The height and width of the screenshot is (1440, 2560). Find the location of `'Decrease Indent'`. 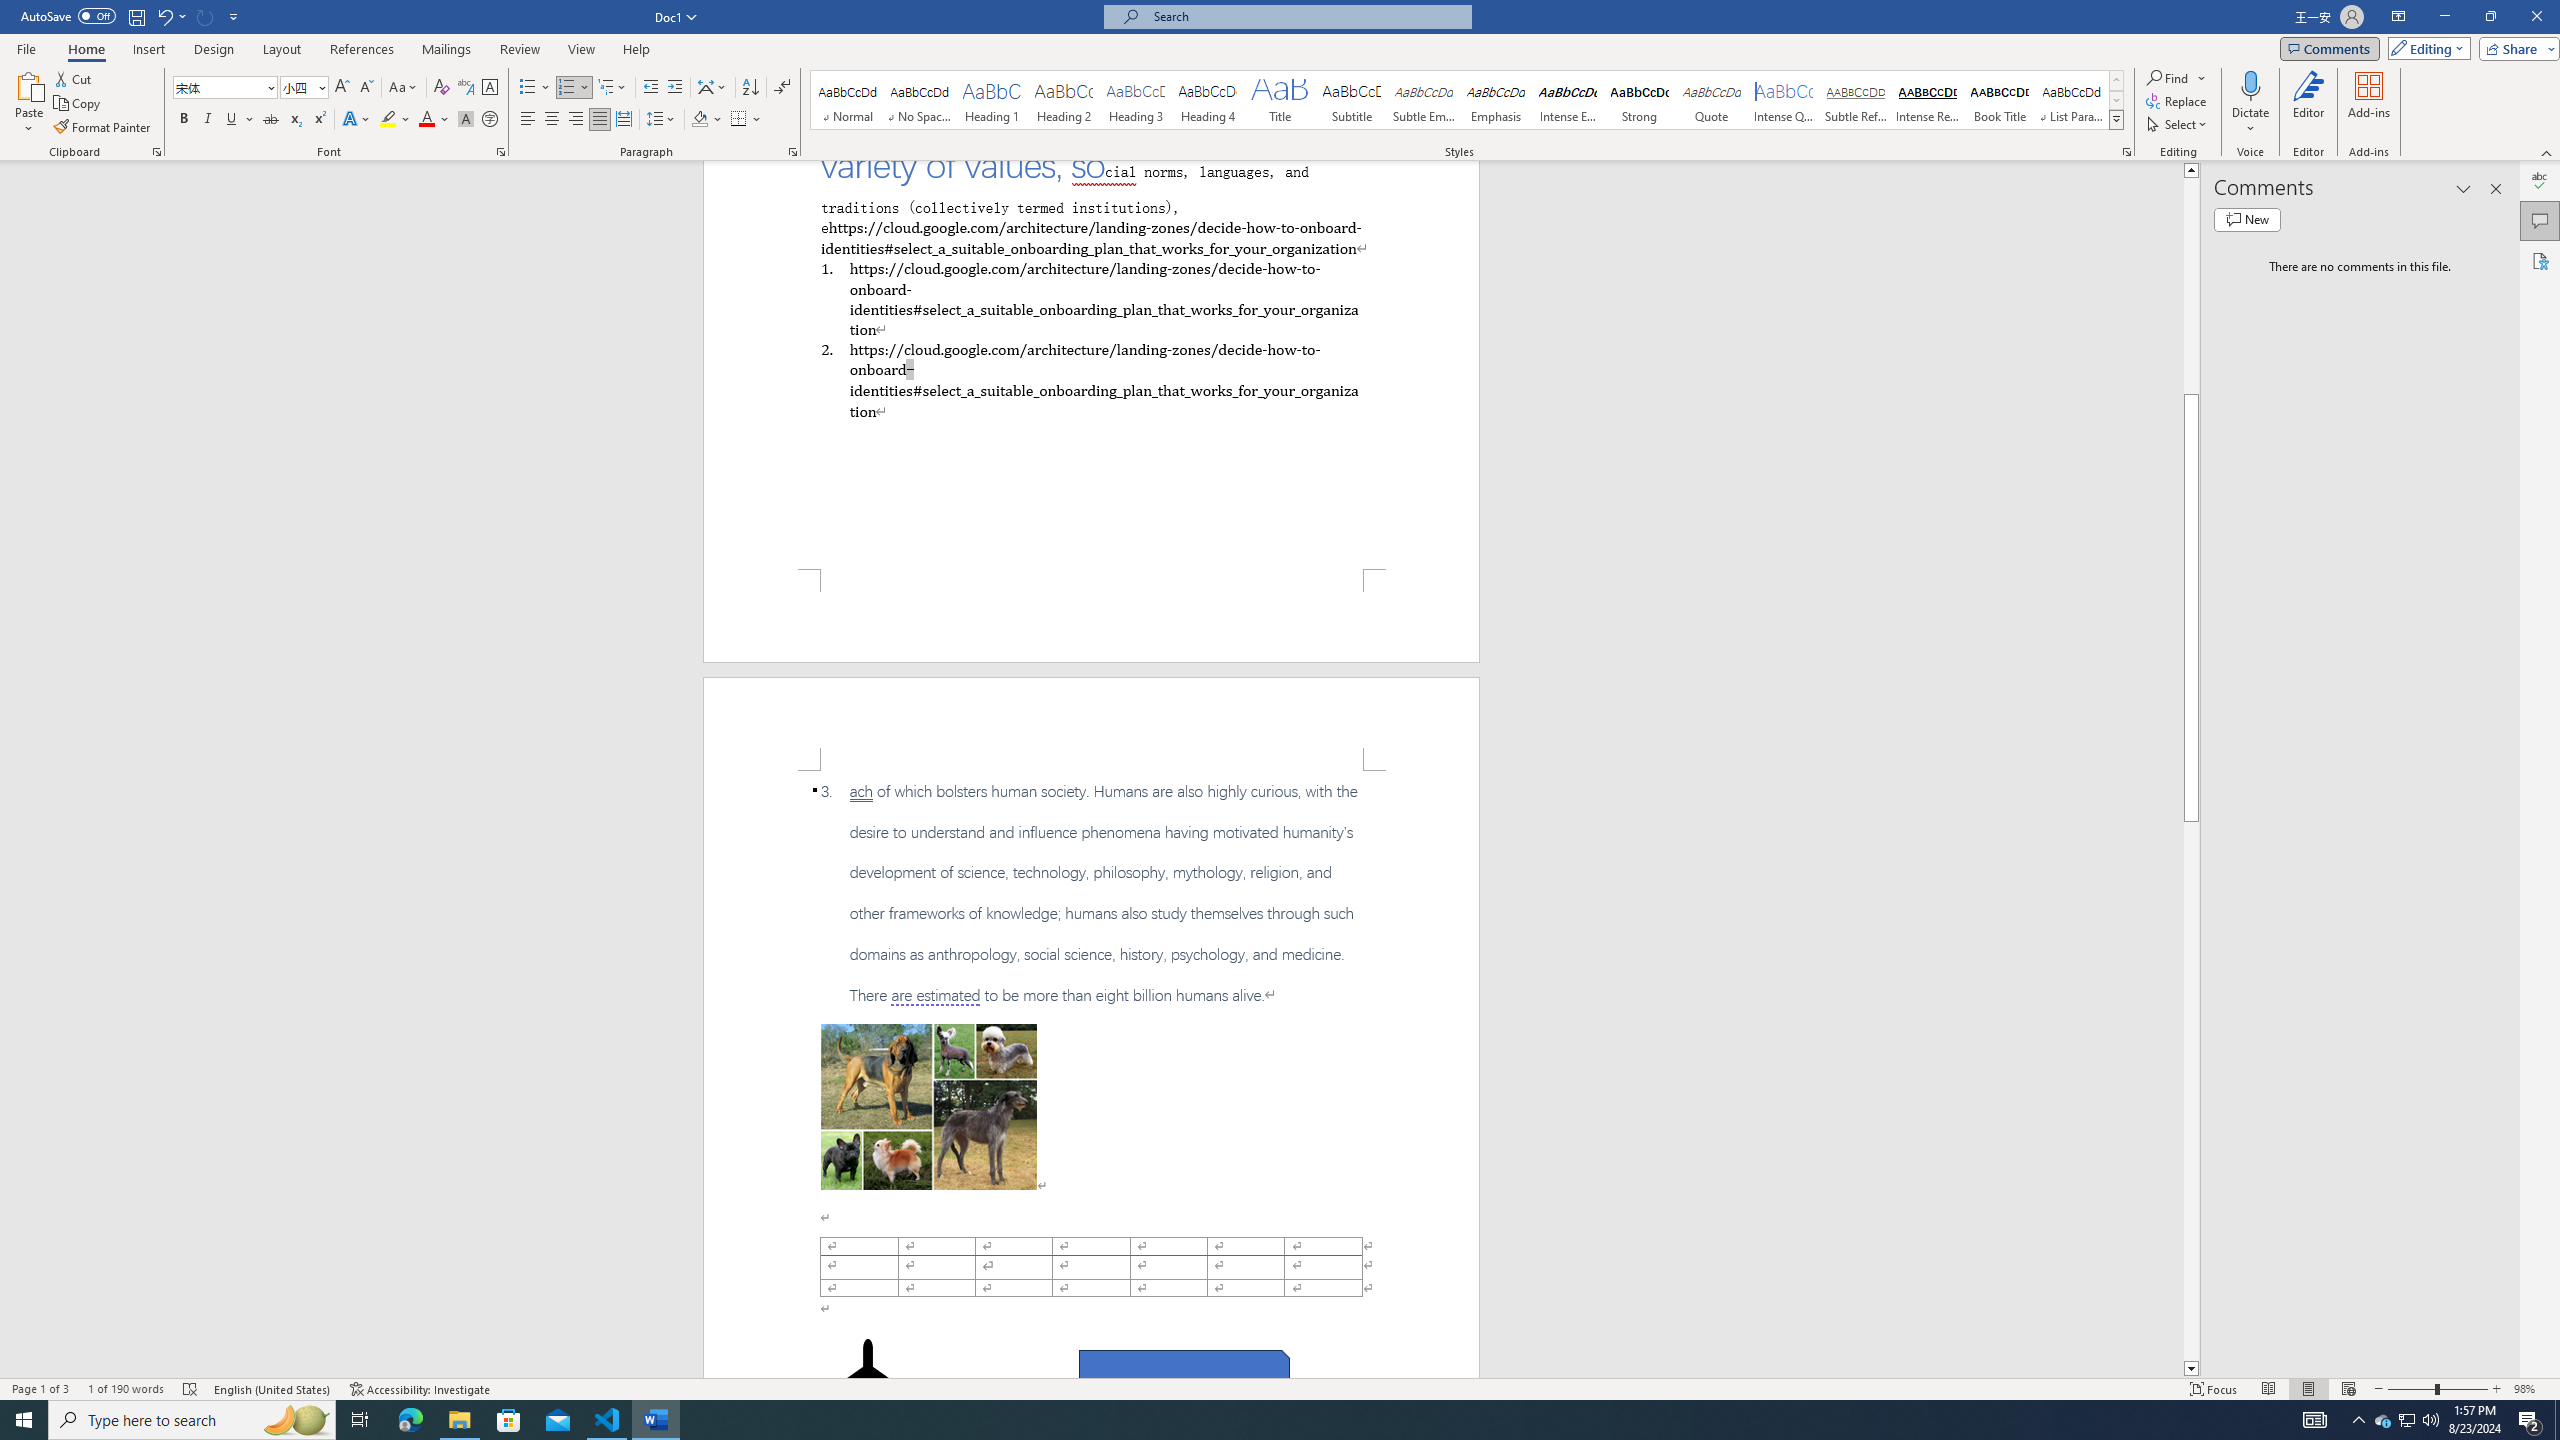

'Decrease Indent' is located at coordinates (651, 87).